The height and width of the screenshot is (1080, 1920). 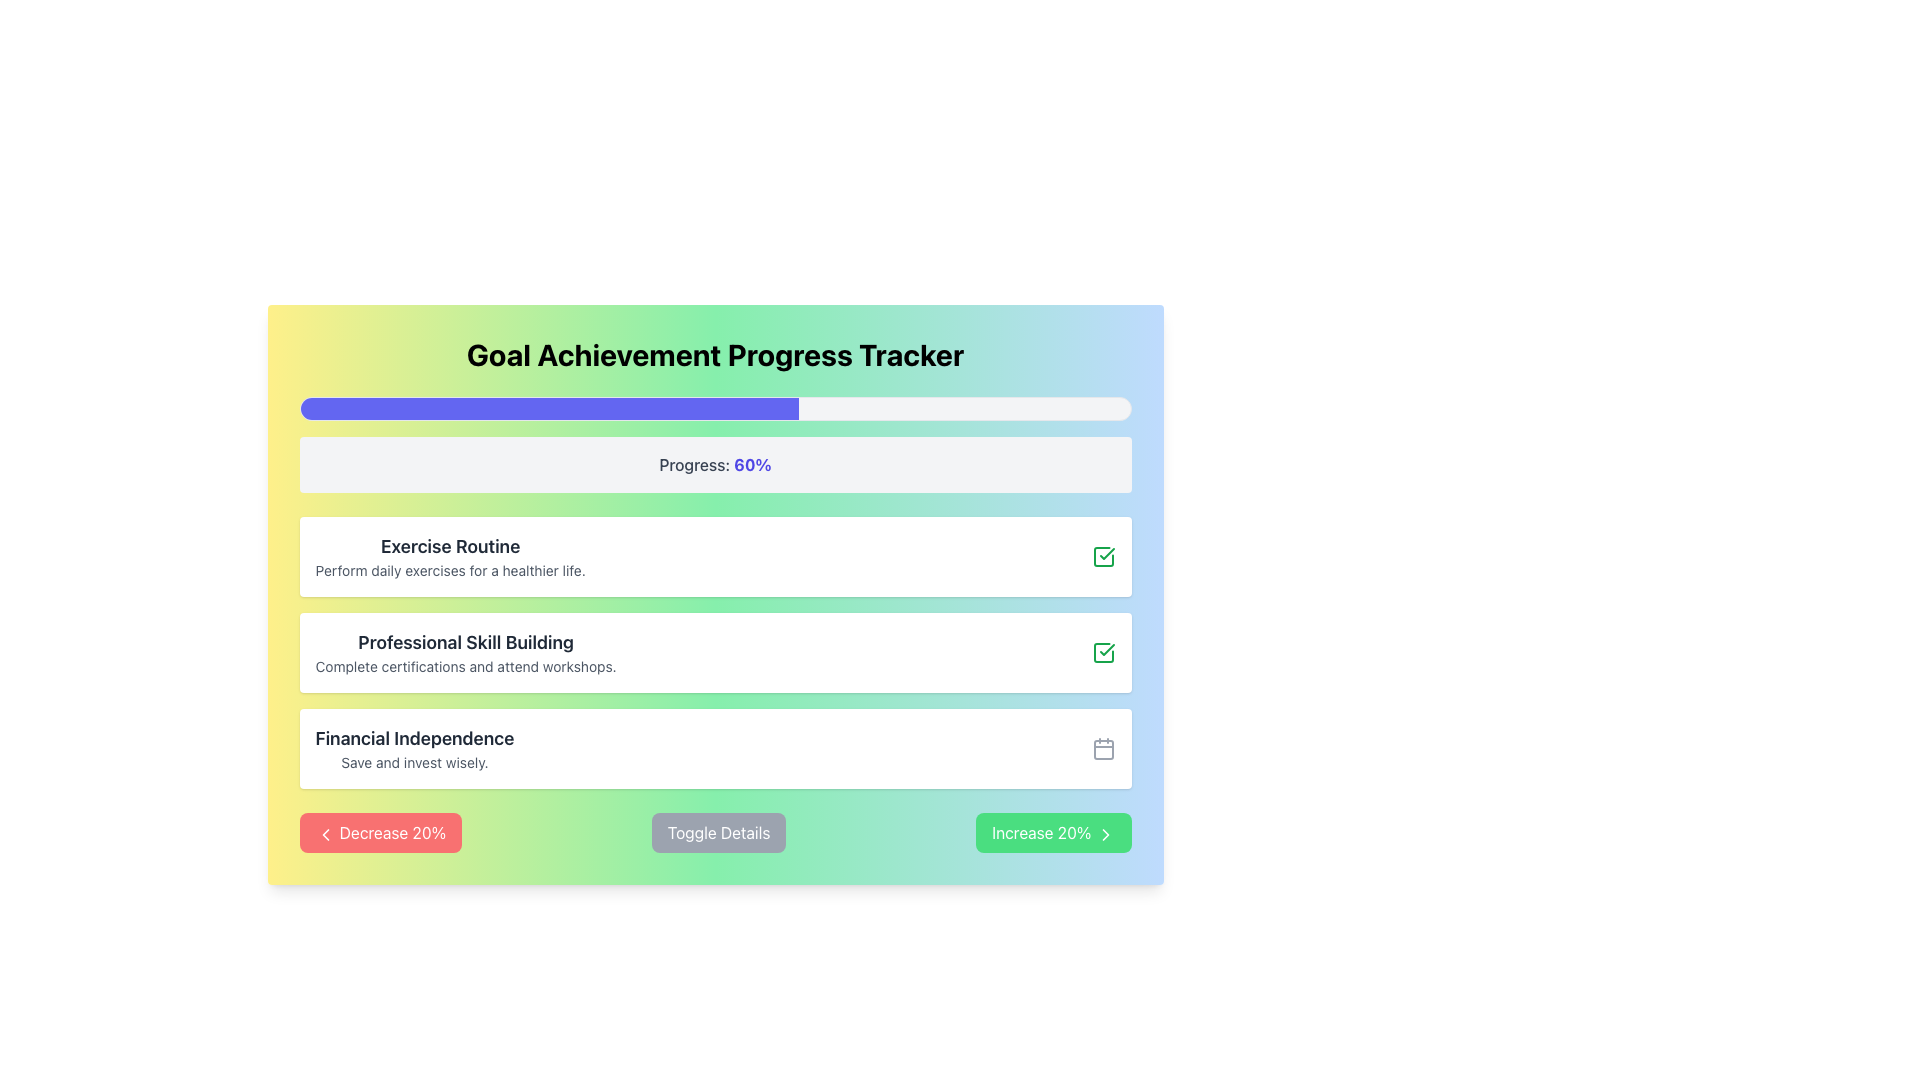 I want to click on the leftmost button with a red background and white text that reads 'Decrease 20%' to decrease the progress by 20%, so click(x=380, y=833).